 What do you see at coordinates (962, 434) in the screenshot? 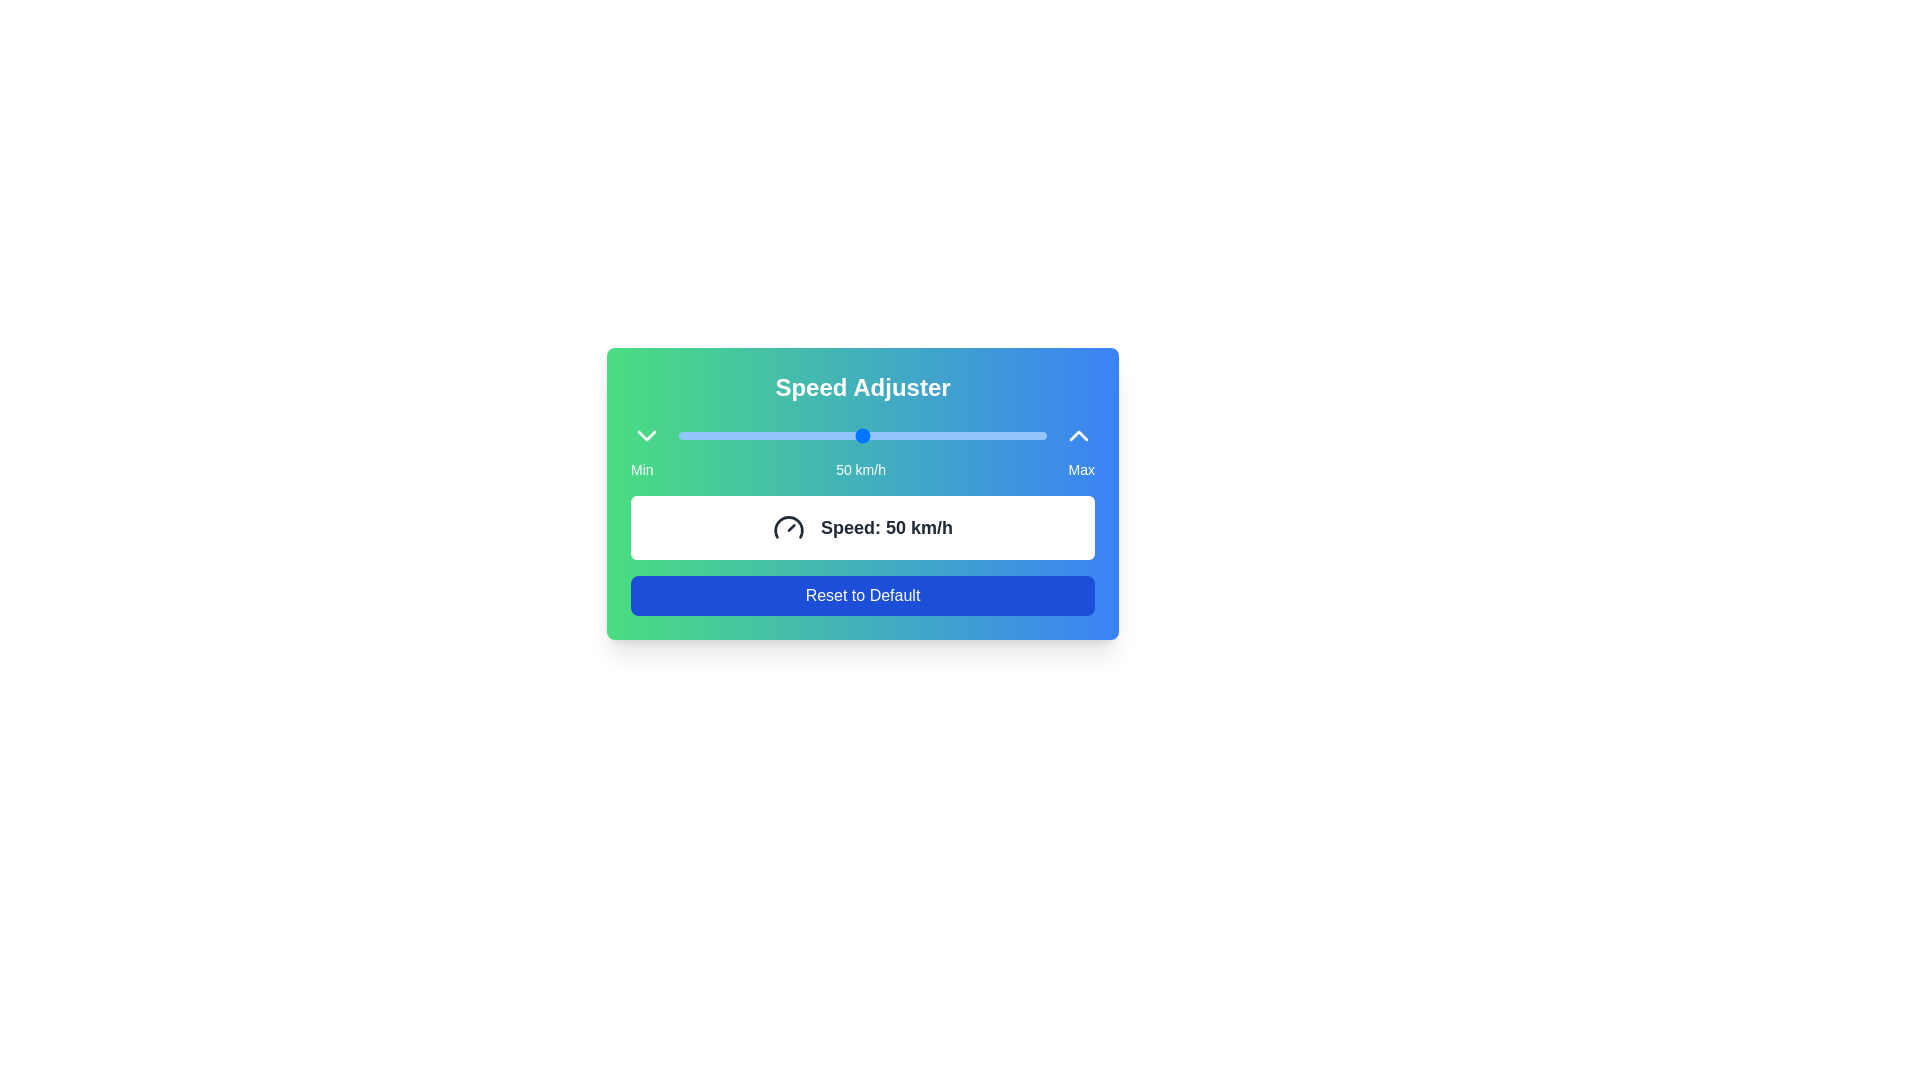
I see `the slider position` at bounding box center [962, 434].